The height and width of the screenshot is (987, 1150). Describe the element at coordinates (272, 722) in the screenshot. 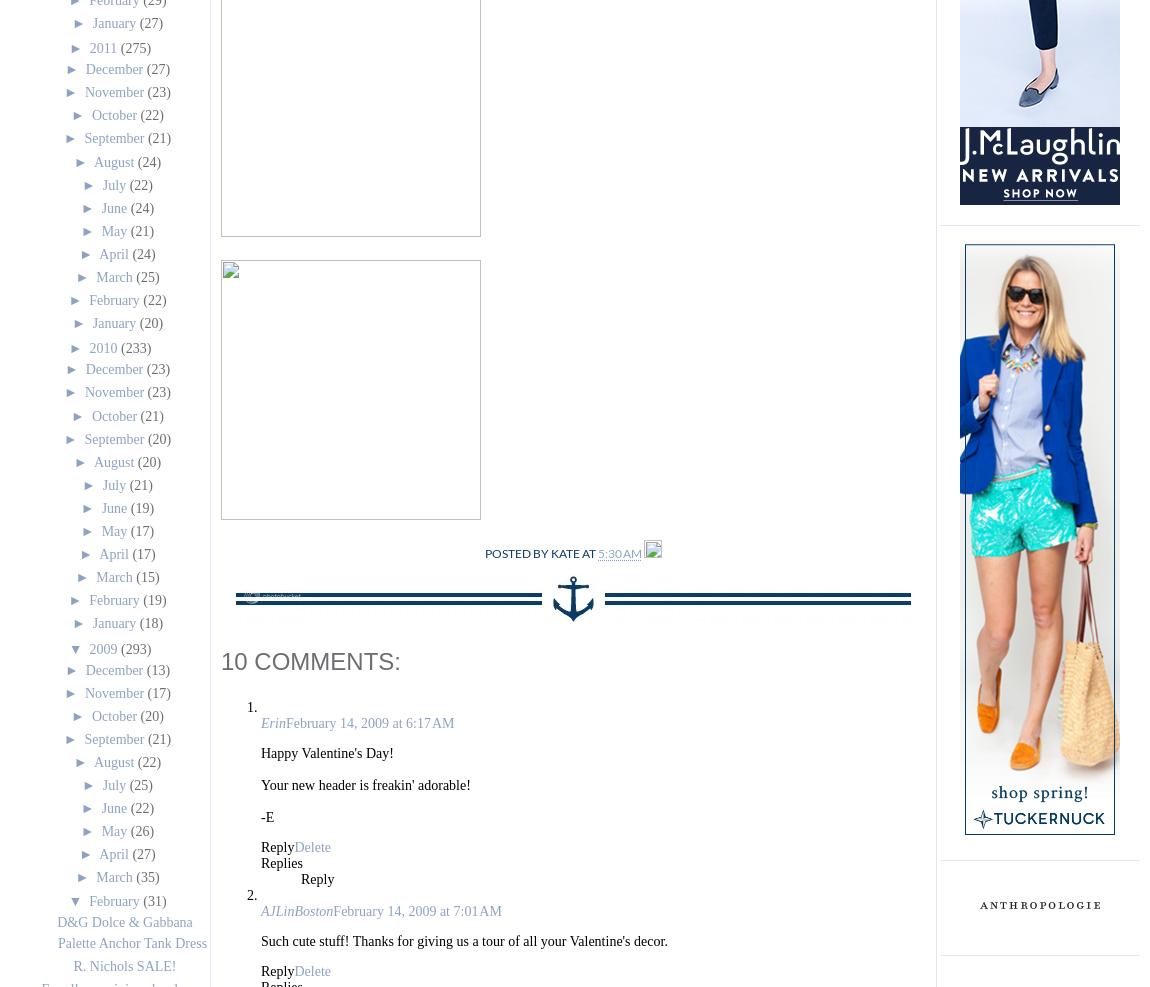

I see `'Erin'` at that location.